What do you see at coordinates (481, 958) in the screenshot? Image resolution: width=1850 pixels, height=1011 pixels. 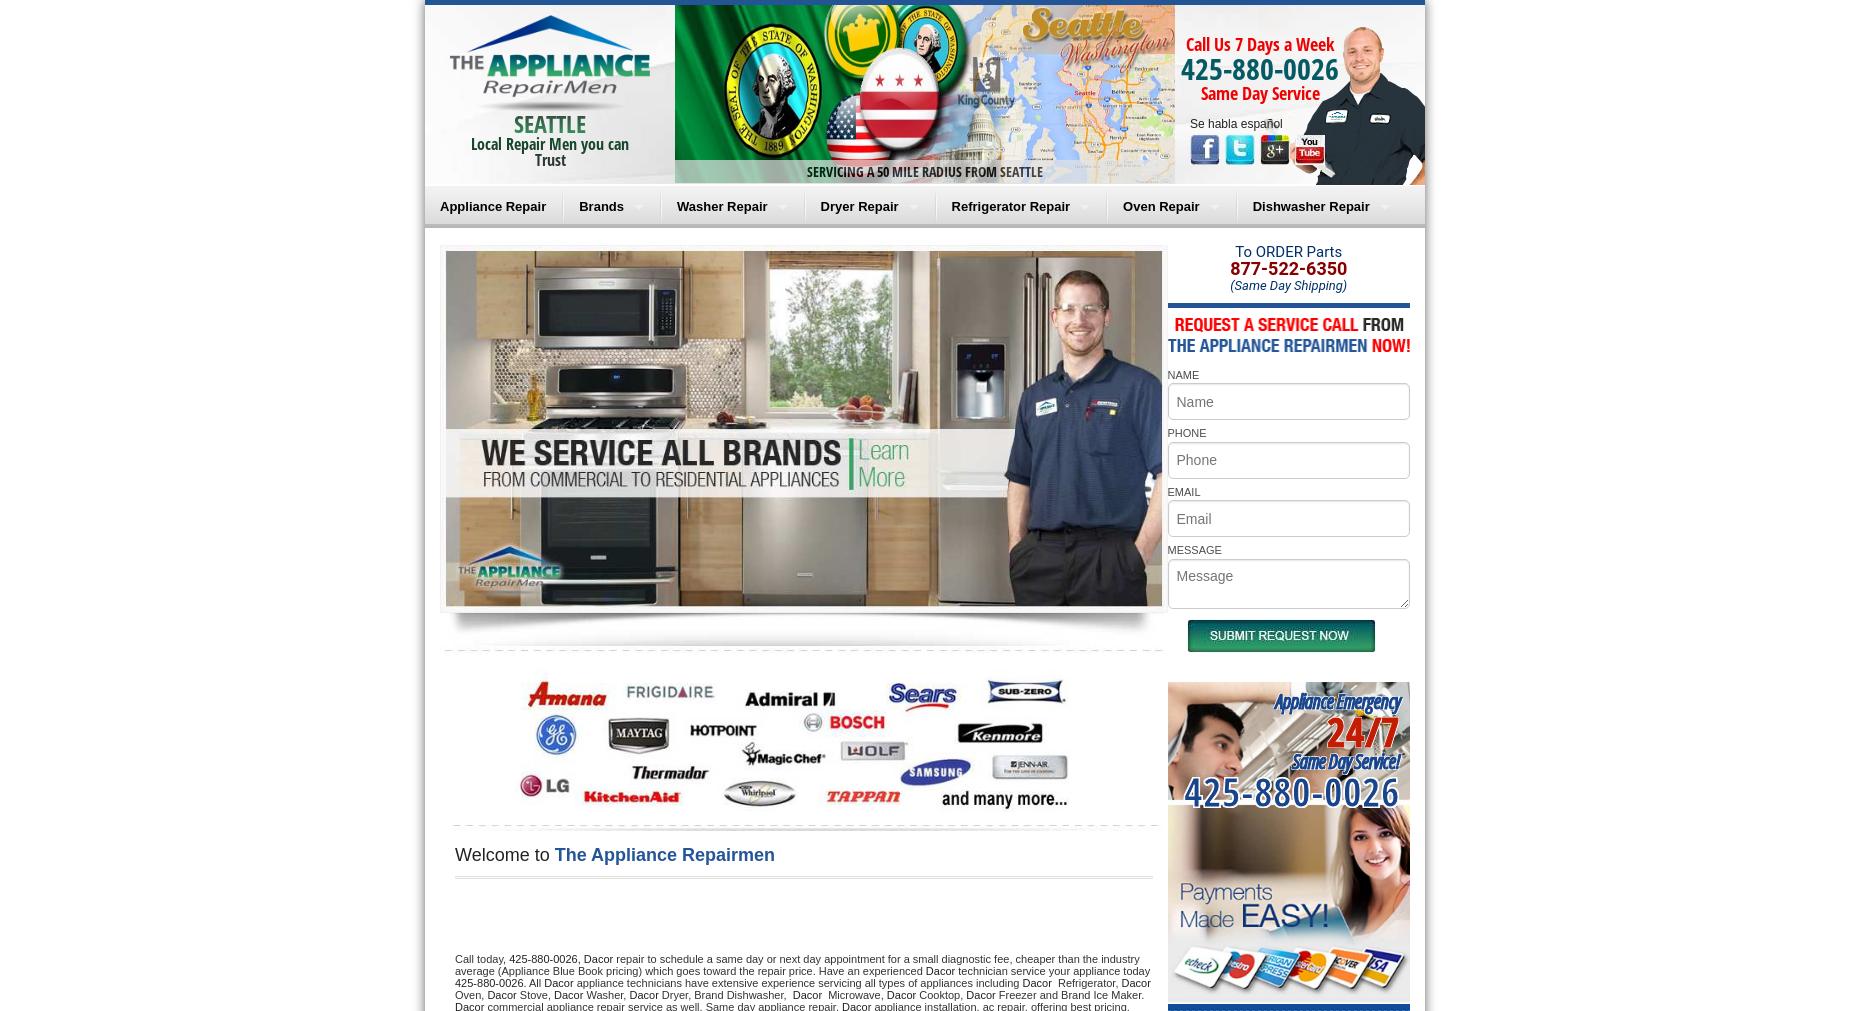 I see `'Call today,'` at bounding box center [481, 958].